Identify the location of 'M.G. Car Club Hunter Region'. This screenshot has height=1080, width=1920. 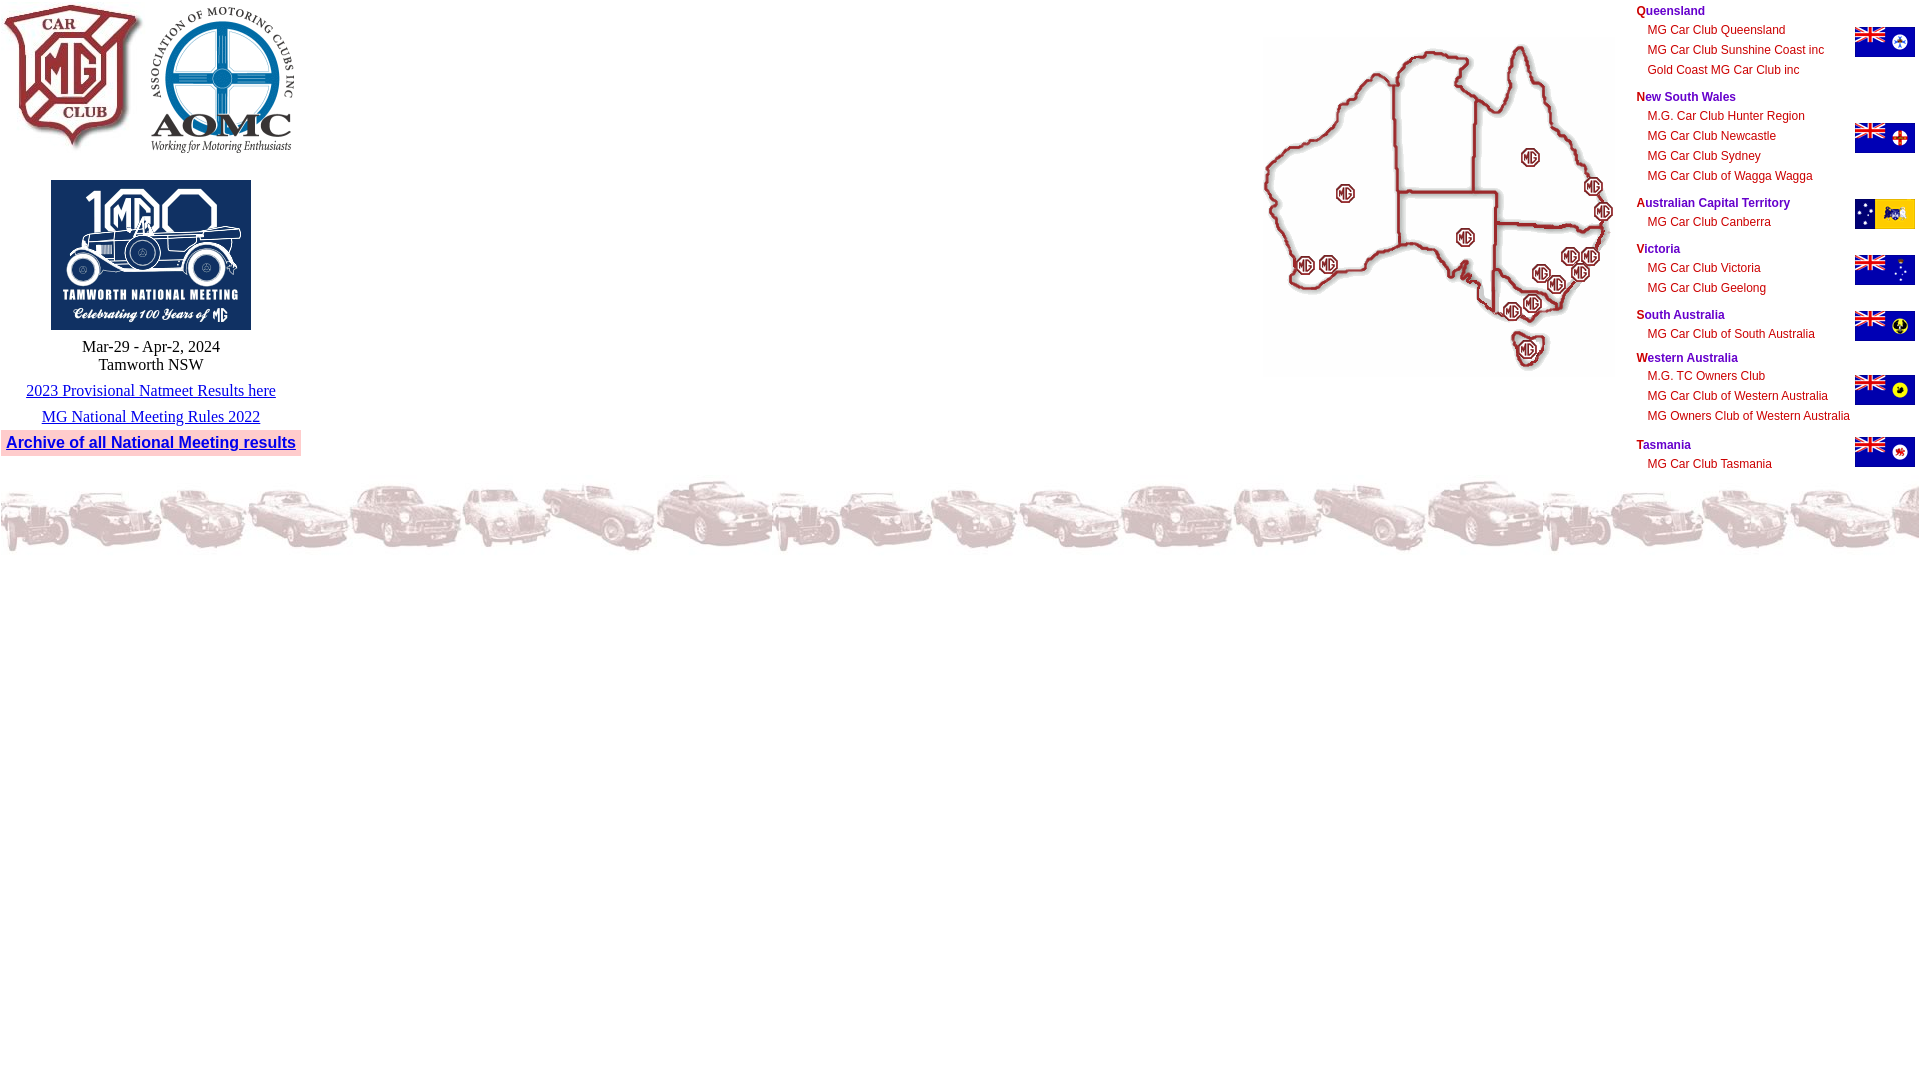
(1724, 115).